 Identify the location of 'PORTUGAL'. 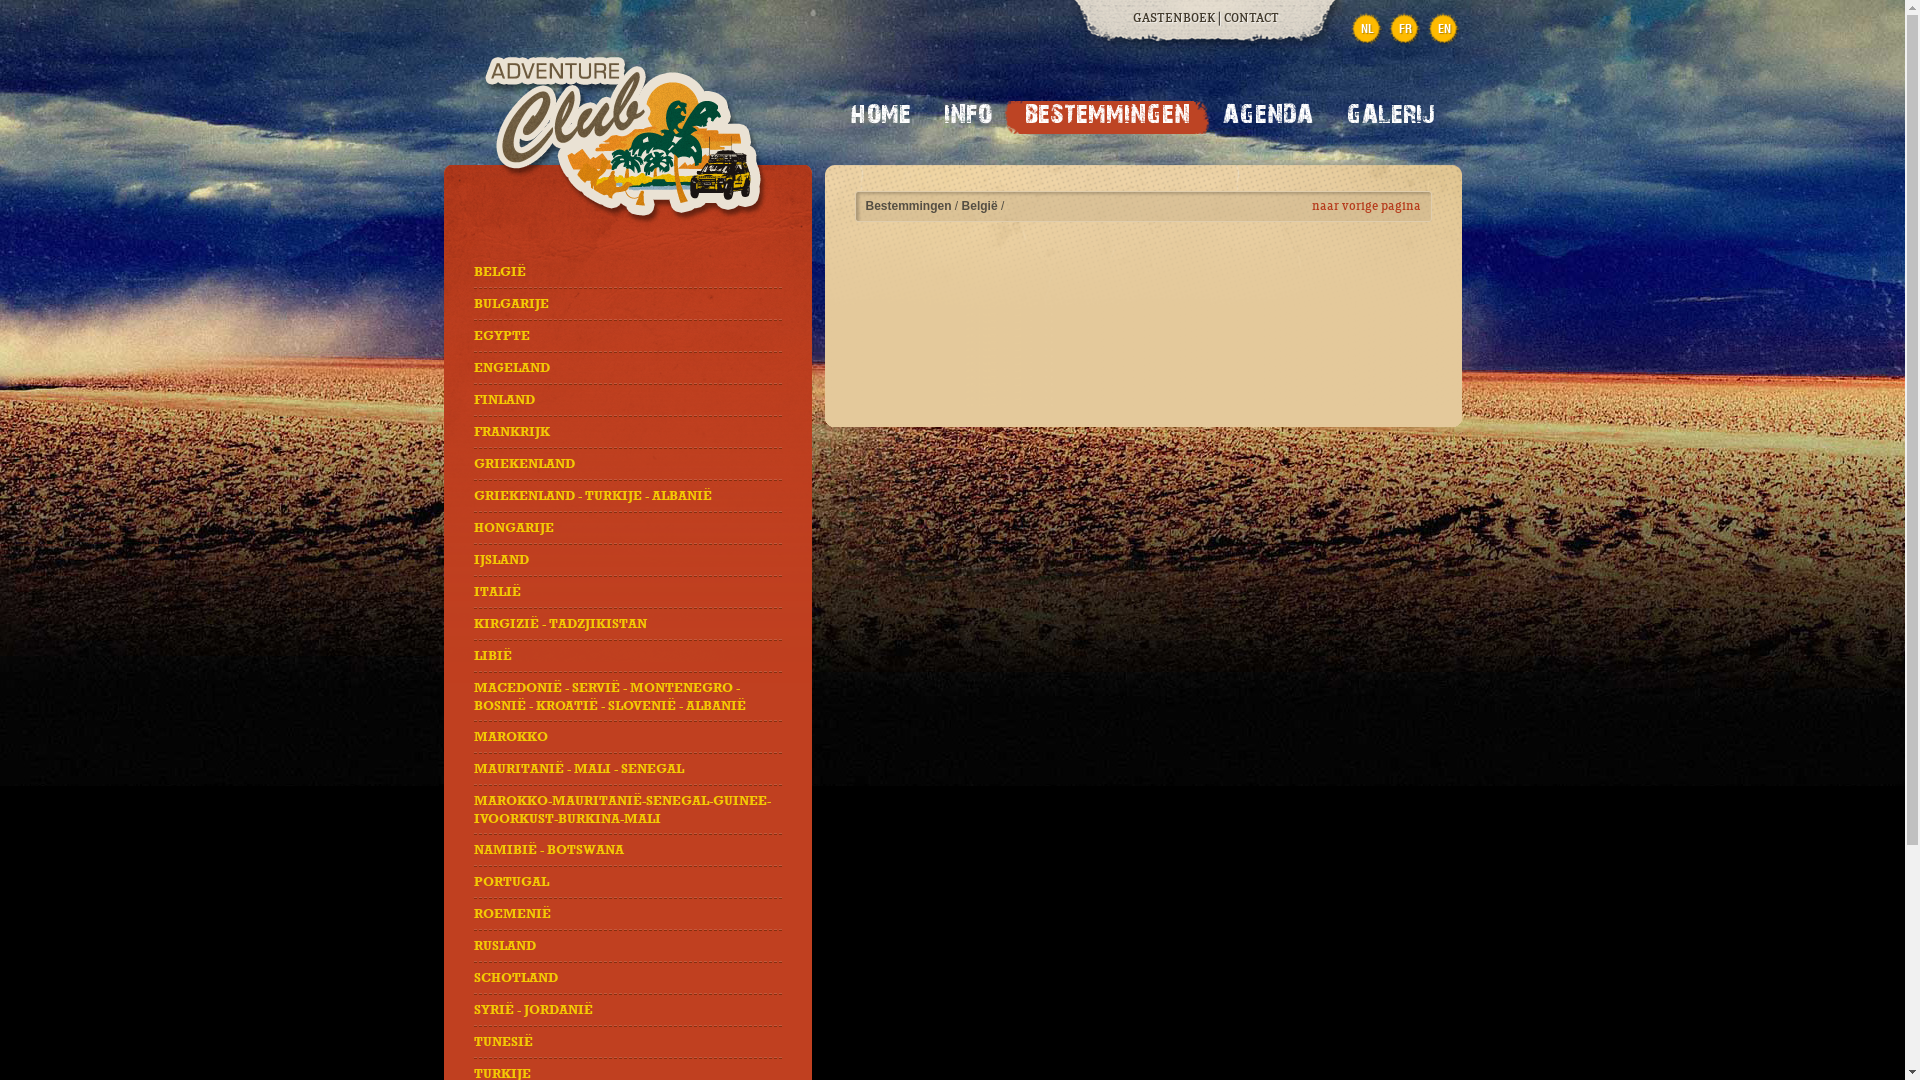
(473, 881).